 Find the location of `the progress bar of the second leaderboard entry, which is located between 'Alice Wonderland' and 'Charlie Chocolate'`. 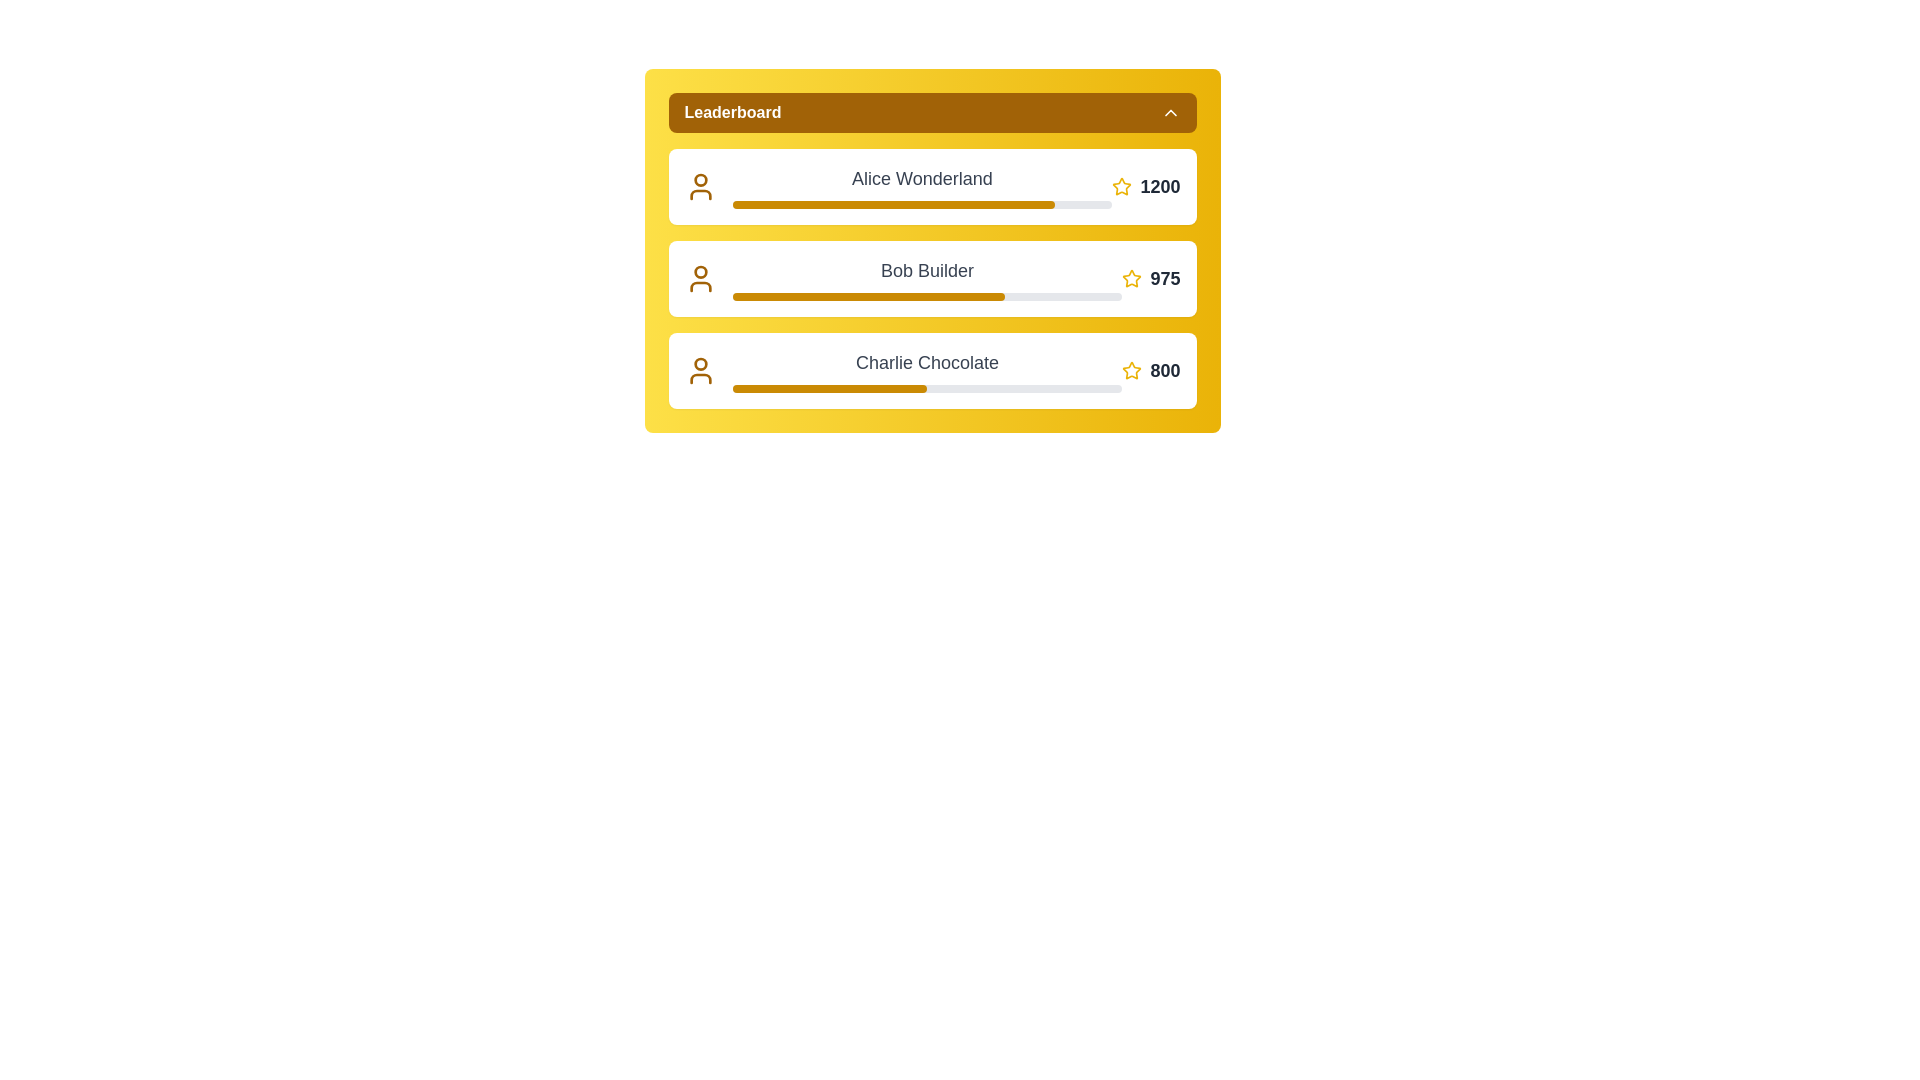

the progress bar of the second leaderboard entry, which is located between 'Alice Wonderland' and 'Charlie Chocolate' is located at coordinates (931, 278).